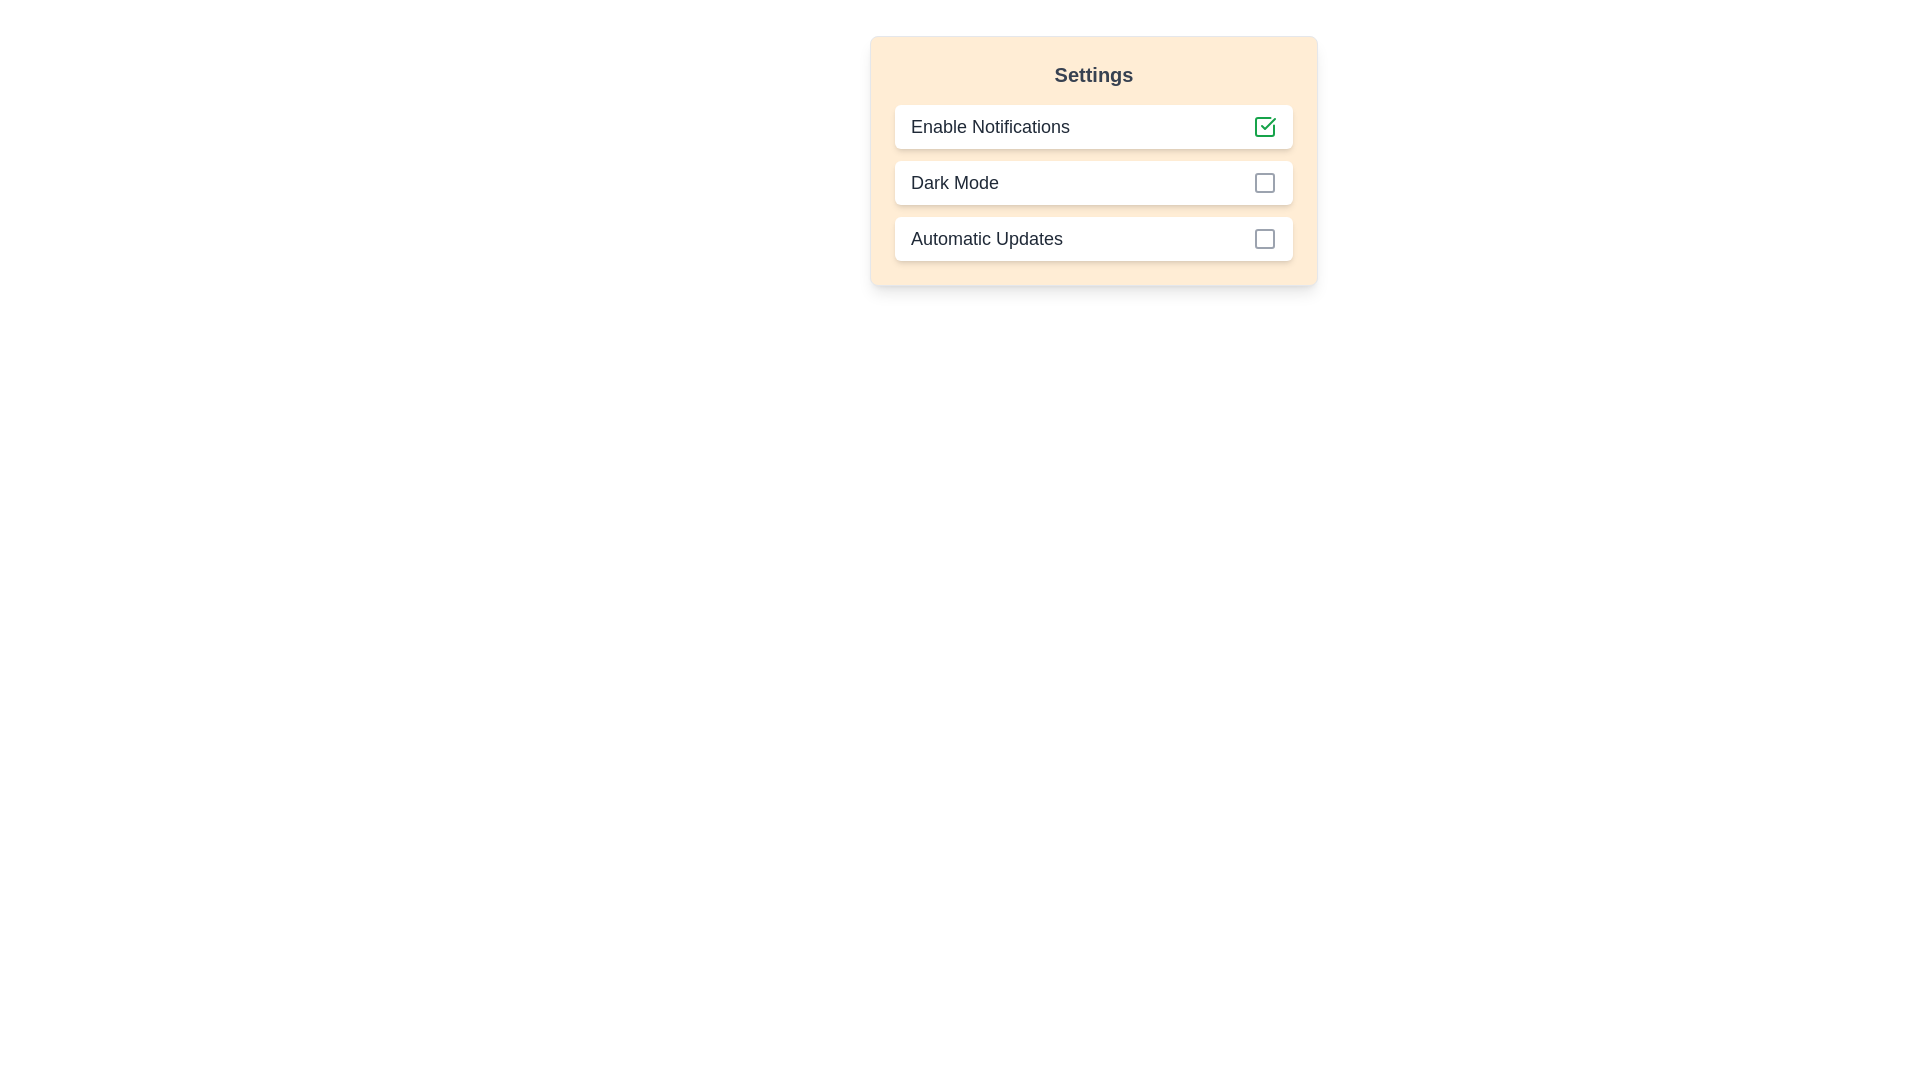 Image resolution: width=1920 pixels, height=1080 pixels. What do you see at coordinates (1093, 182) in the screenshot?
I see `the checkbox labeled 'Dark Mode'` at bounding box center [1093, 182].